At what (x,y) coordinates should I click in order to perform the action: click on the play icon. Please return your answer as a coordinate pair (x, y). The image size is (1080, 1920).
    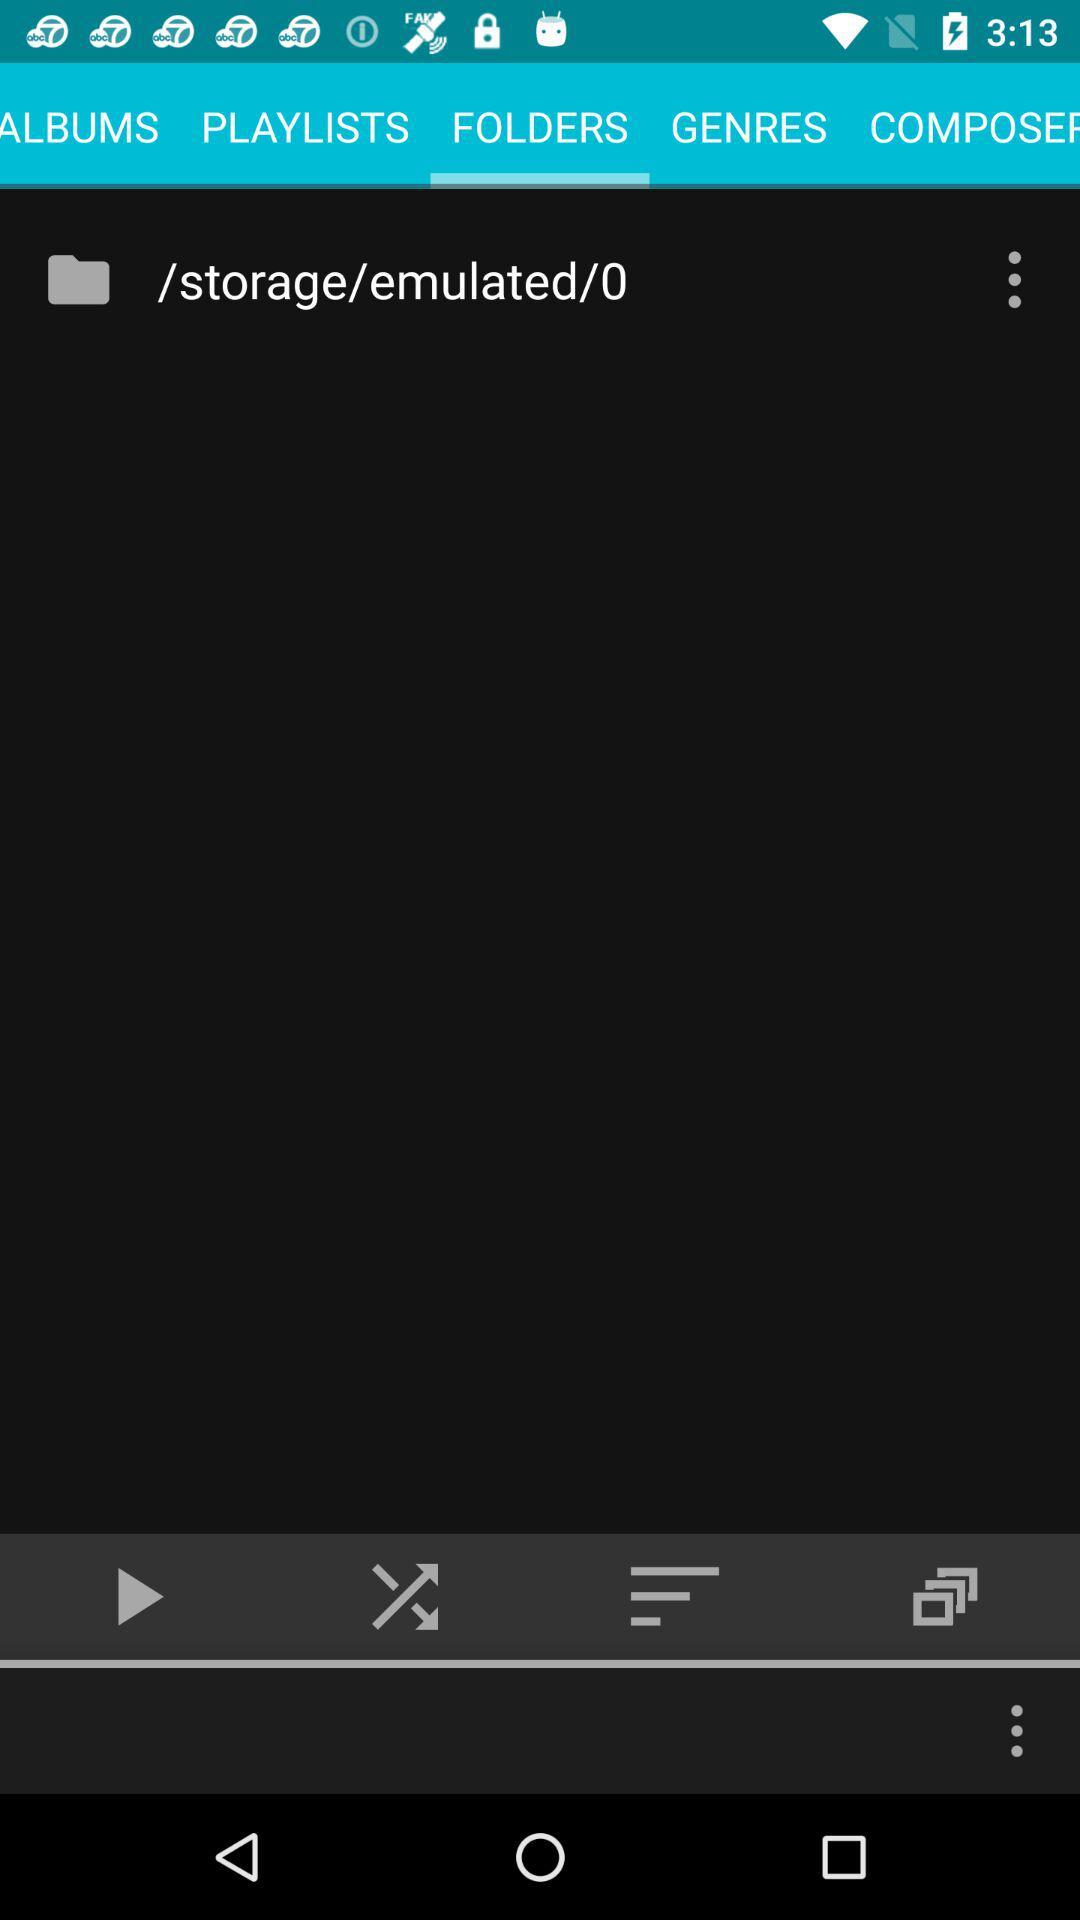
    Looking at the image, I should click on (135, 1595).